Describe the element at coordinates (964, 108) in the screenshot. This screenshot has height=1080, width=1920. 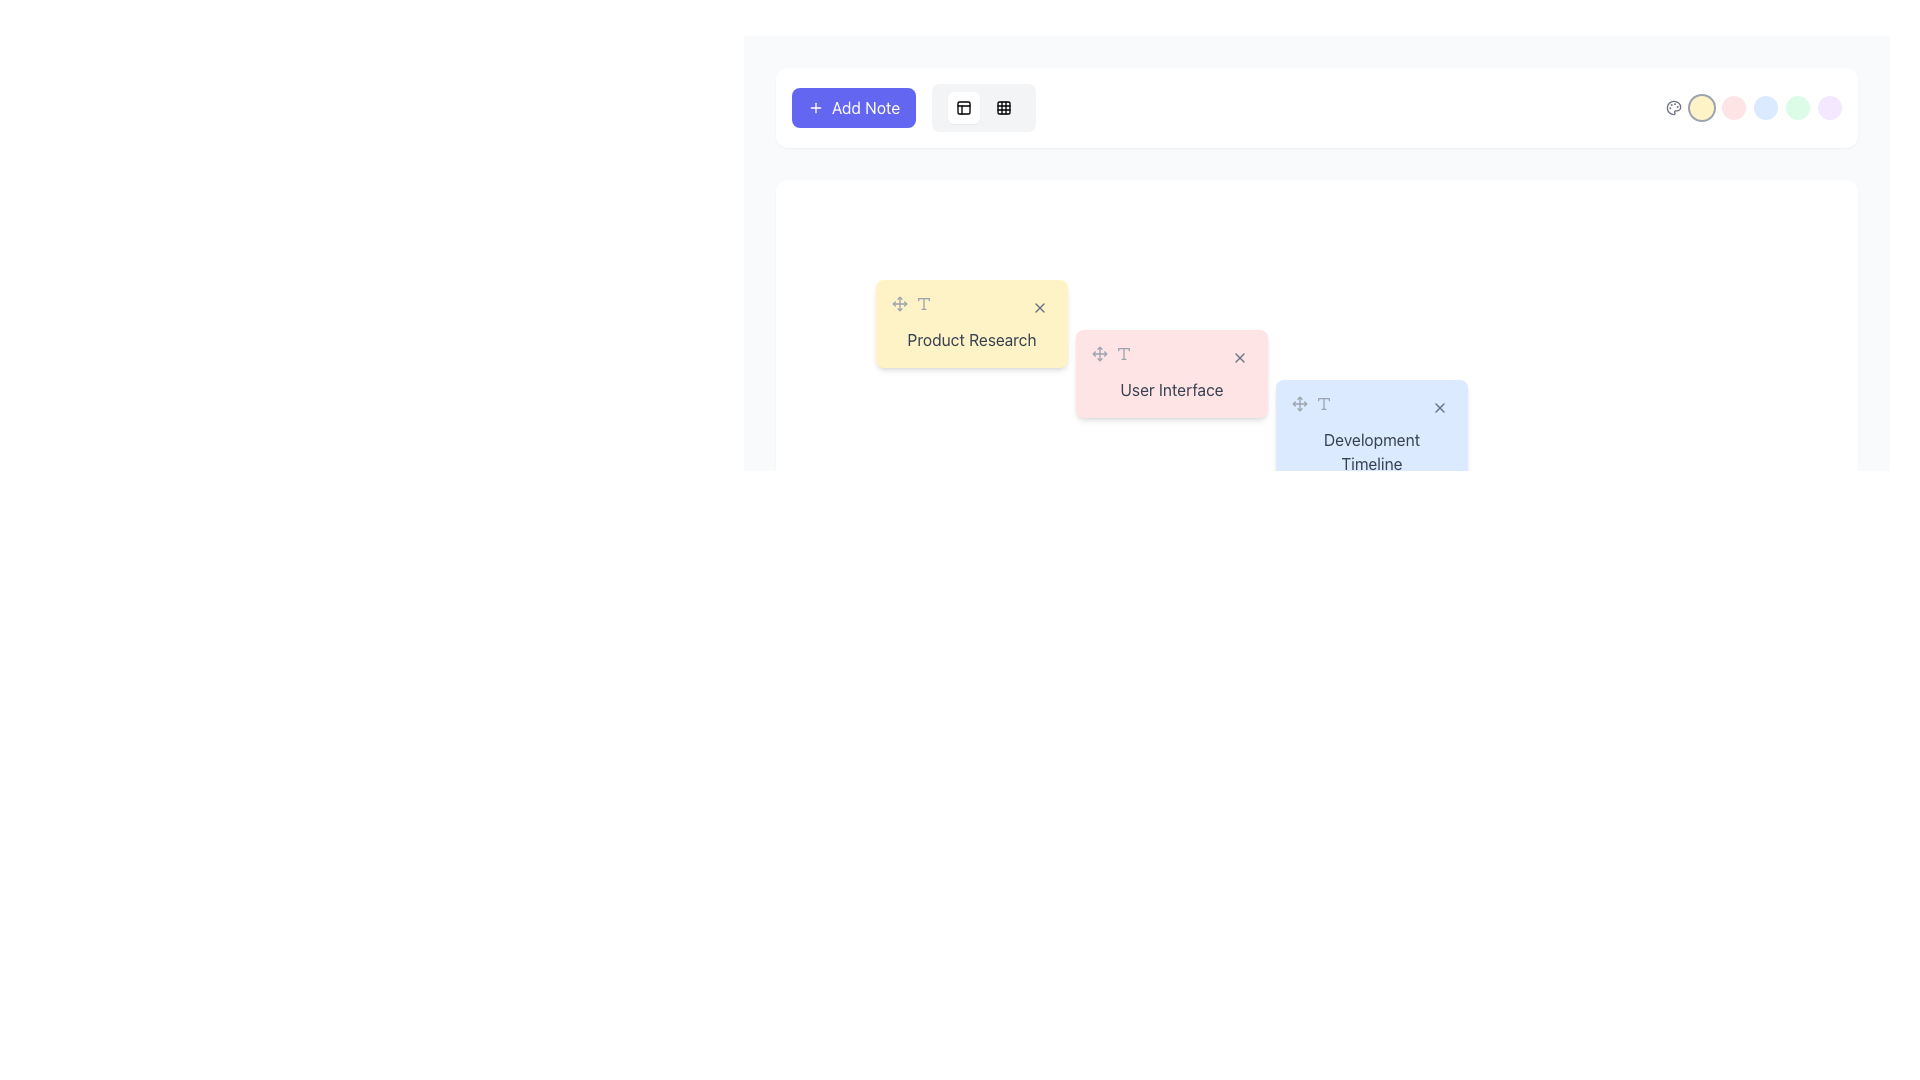
I see `the square-shaped button with a white background and grid symbol` at that location.